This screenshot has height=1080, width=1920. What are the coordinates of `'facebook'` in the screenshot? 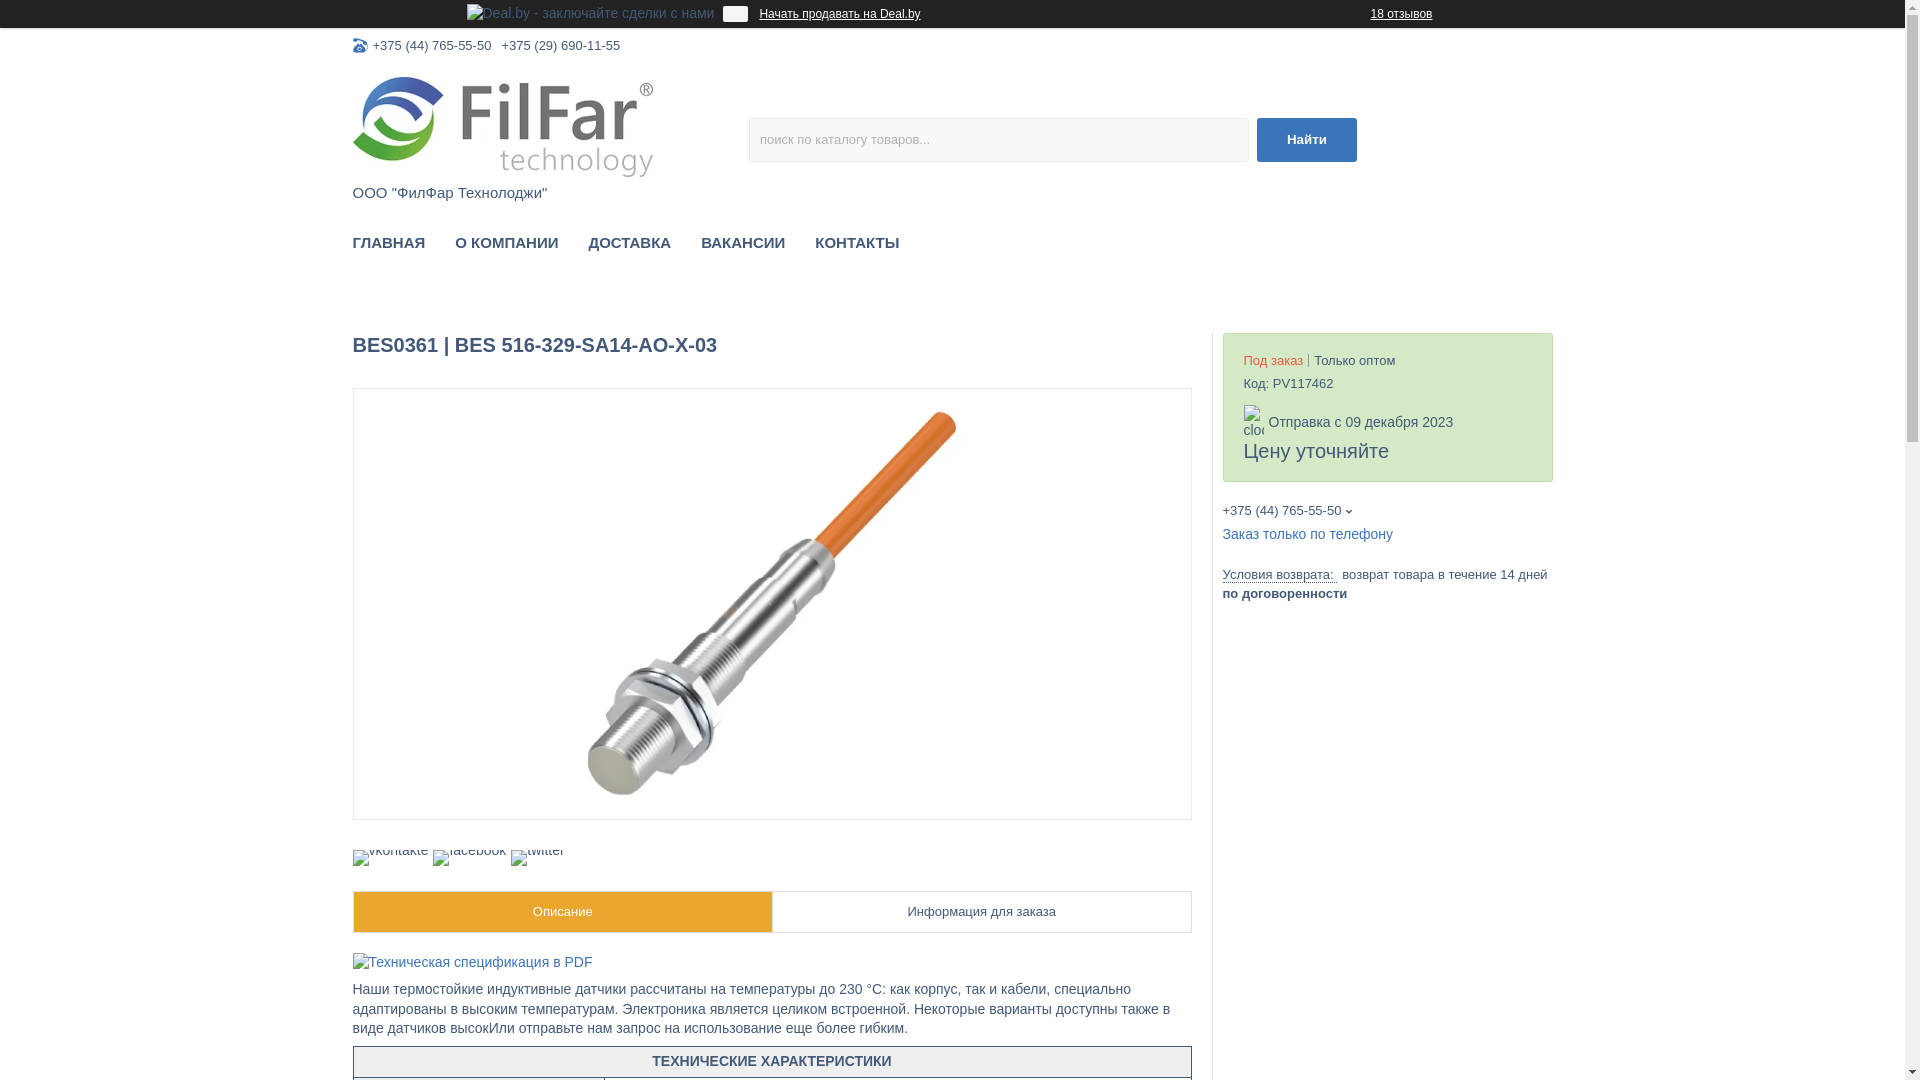 It's located at (468, 849).